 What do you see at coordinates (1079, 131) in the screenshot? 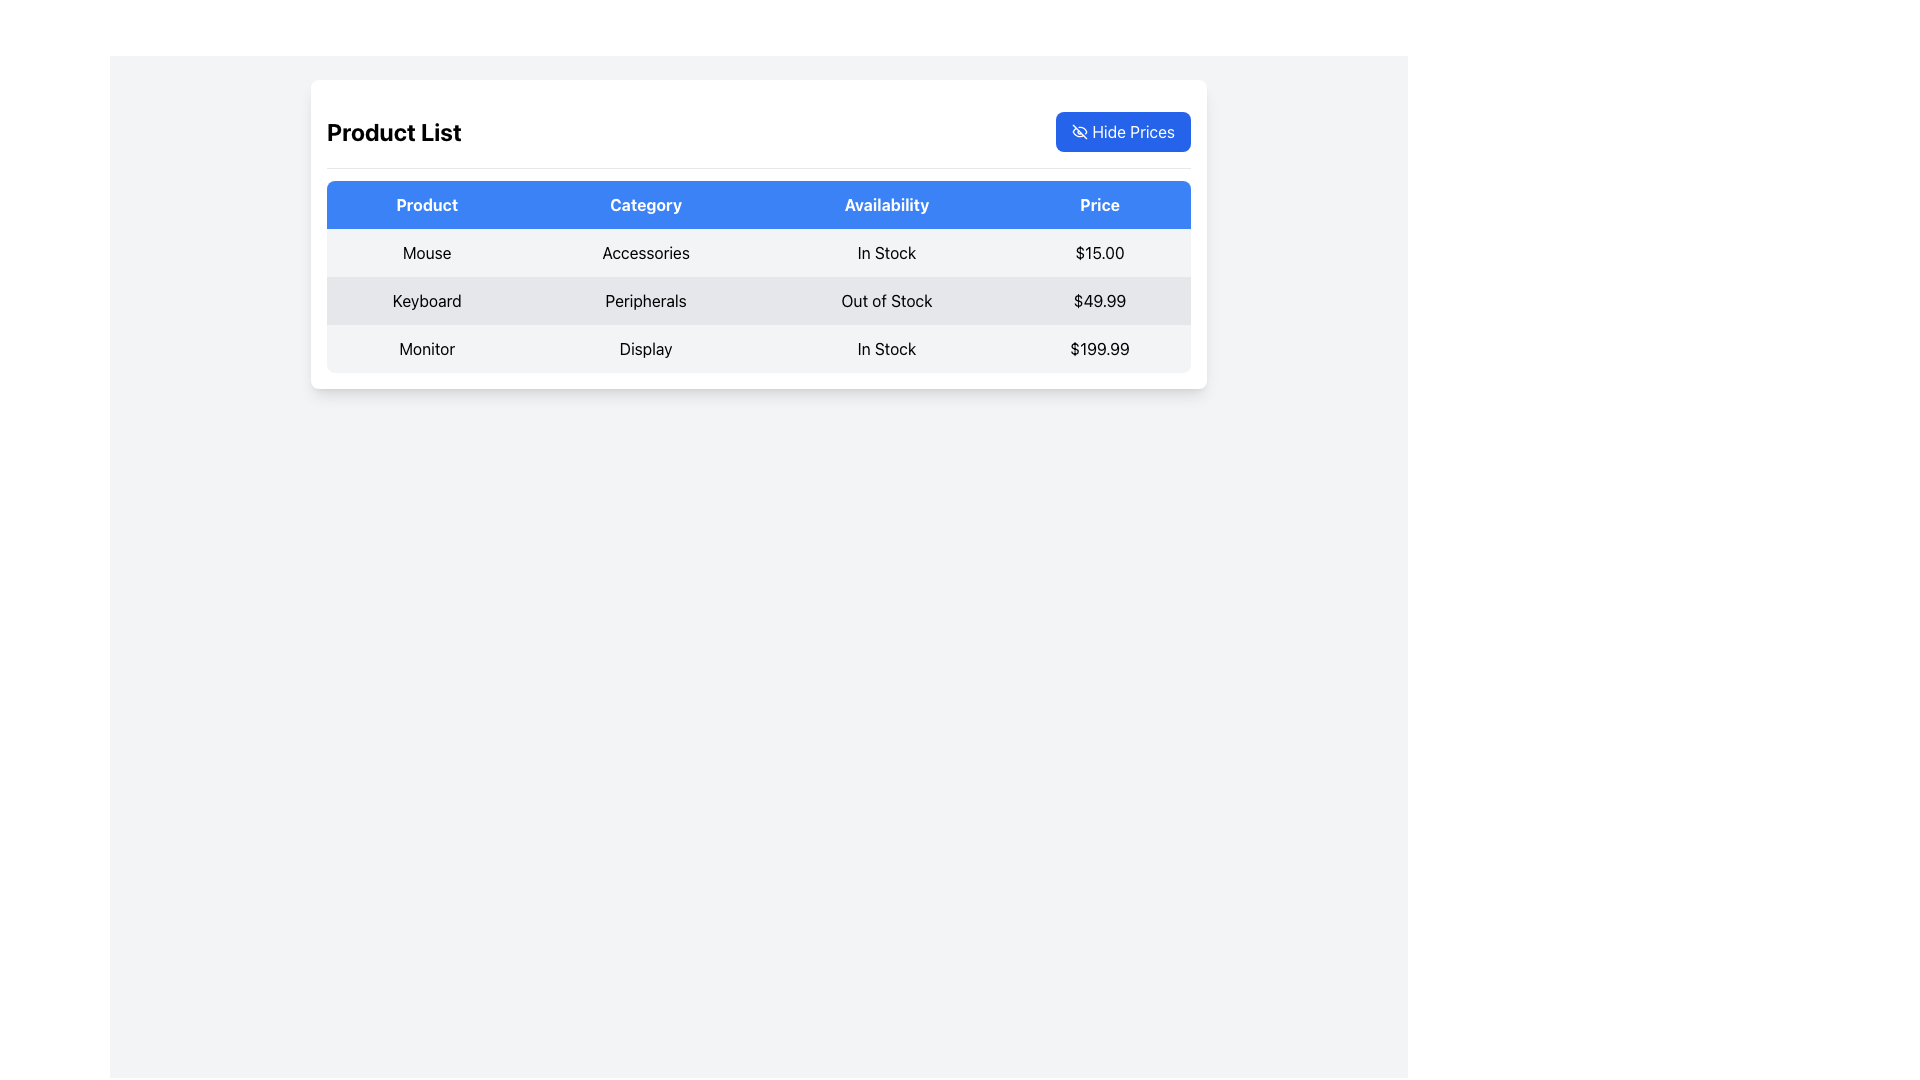
I see `the 'Hide Prices' button which contains the icon for obscuring data, located at the top-right corner of the table header` at bounding box center [1079, 131].